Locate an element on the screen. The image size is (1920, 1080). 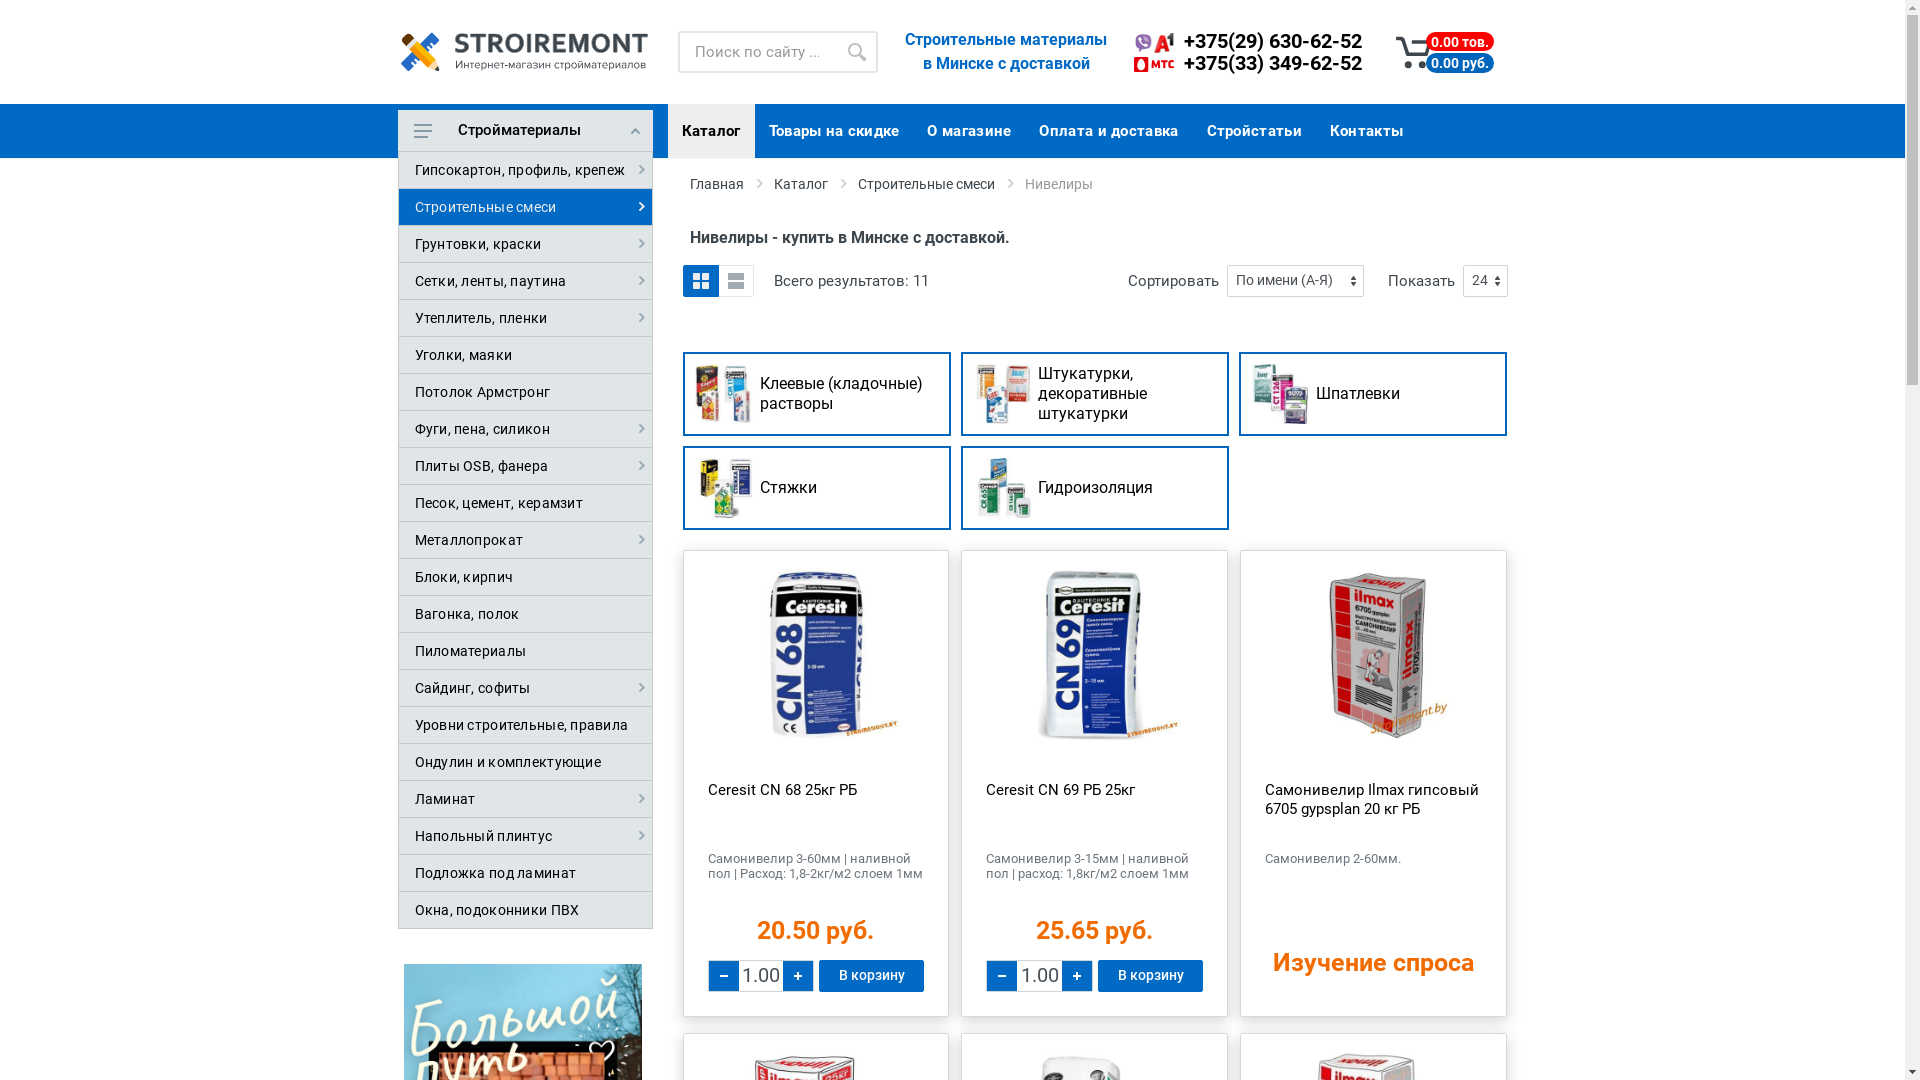
'+375(33) 349-62-52' is located at coordinates (1271, 61).